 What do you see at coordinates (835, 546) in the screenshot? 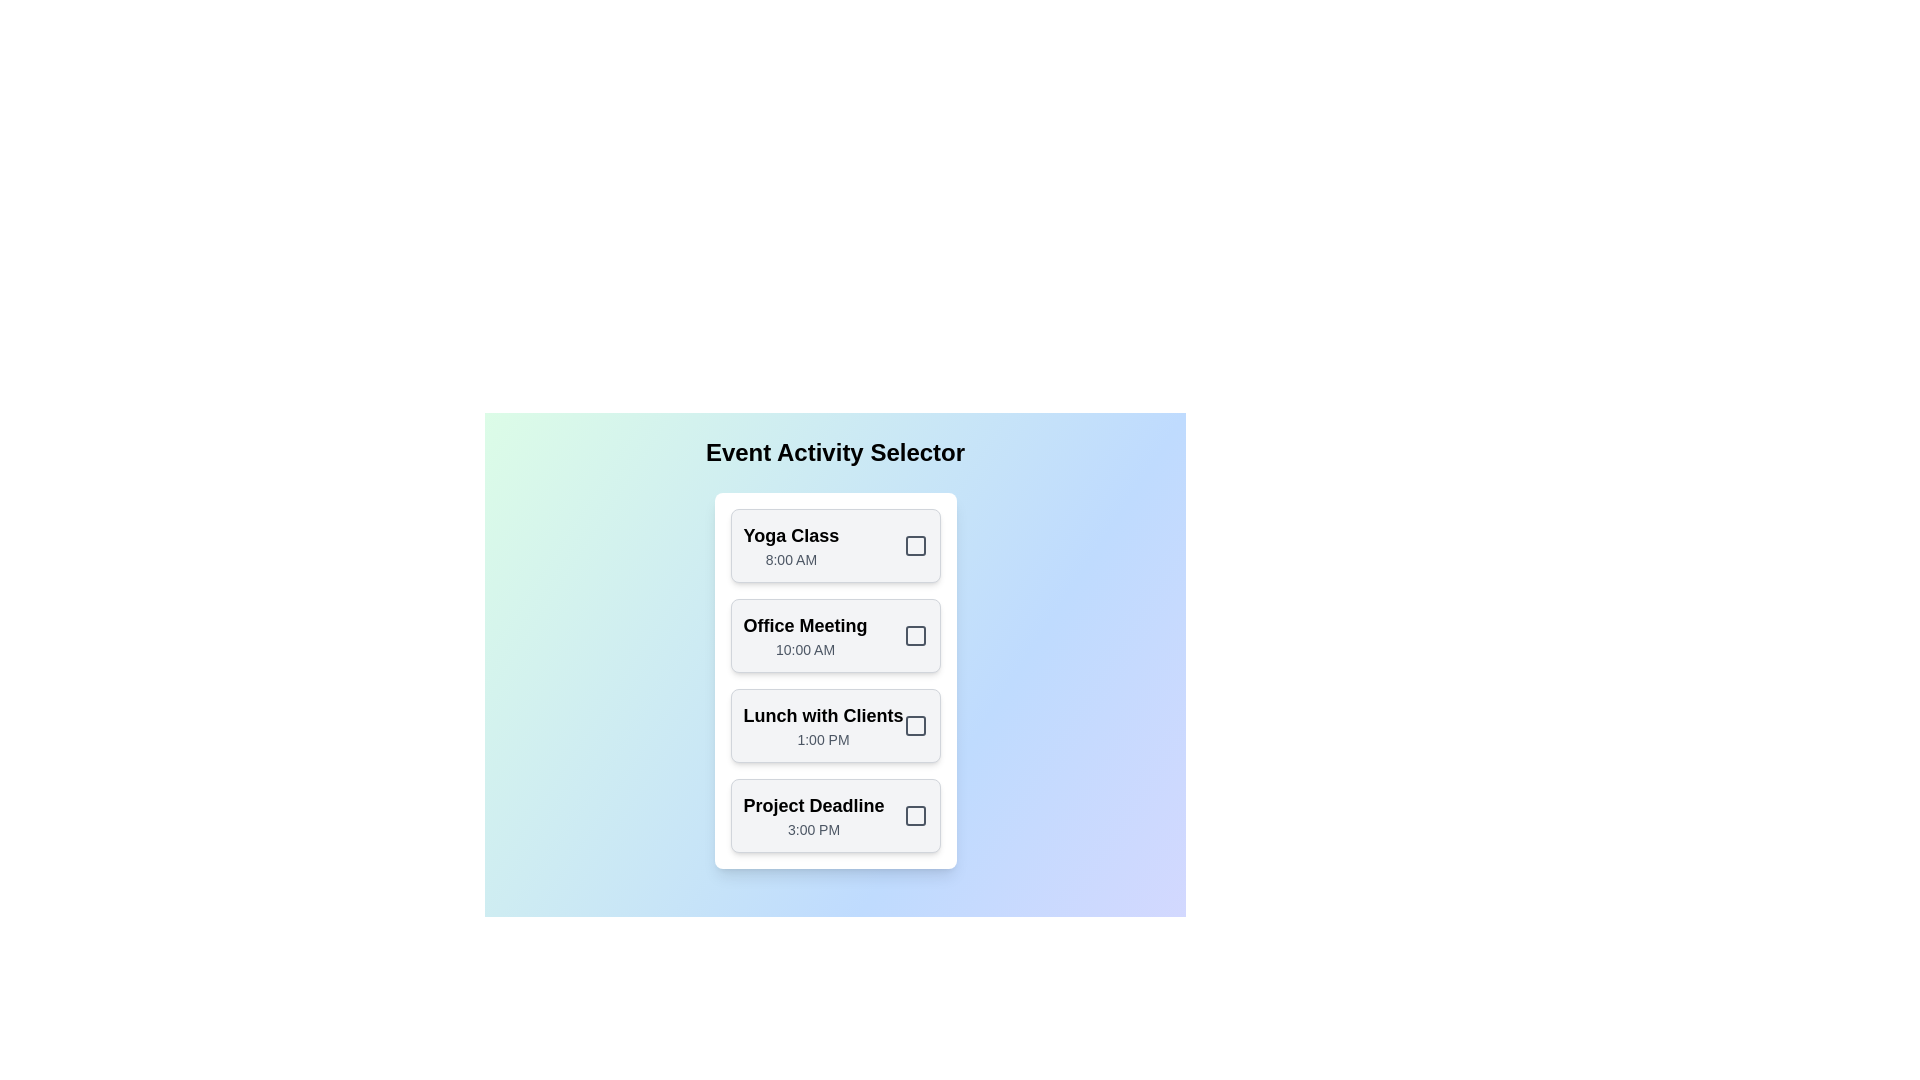
I see `the activity card for Yoga Class` at bounding box center [835, 546].